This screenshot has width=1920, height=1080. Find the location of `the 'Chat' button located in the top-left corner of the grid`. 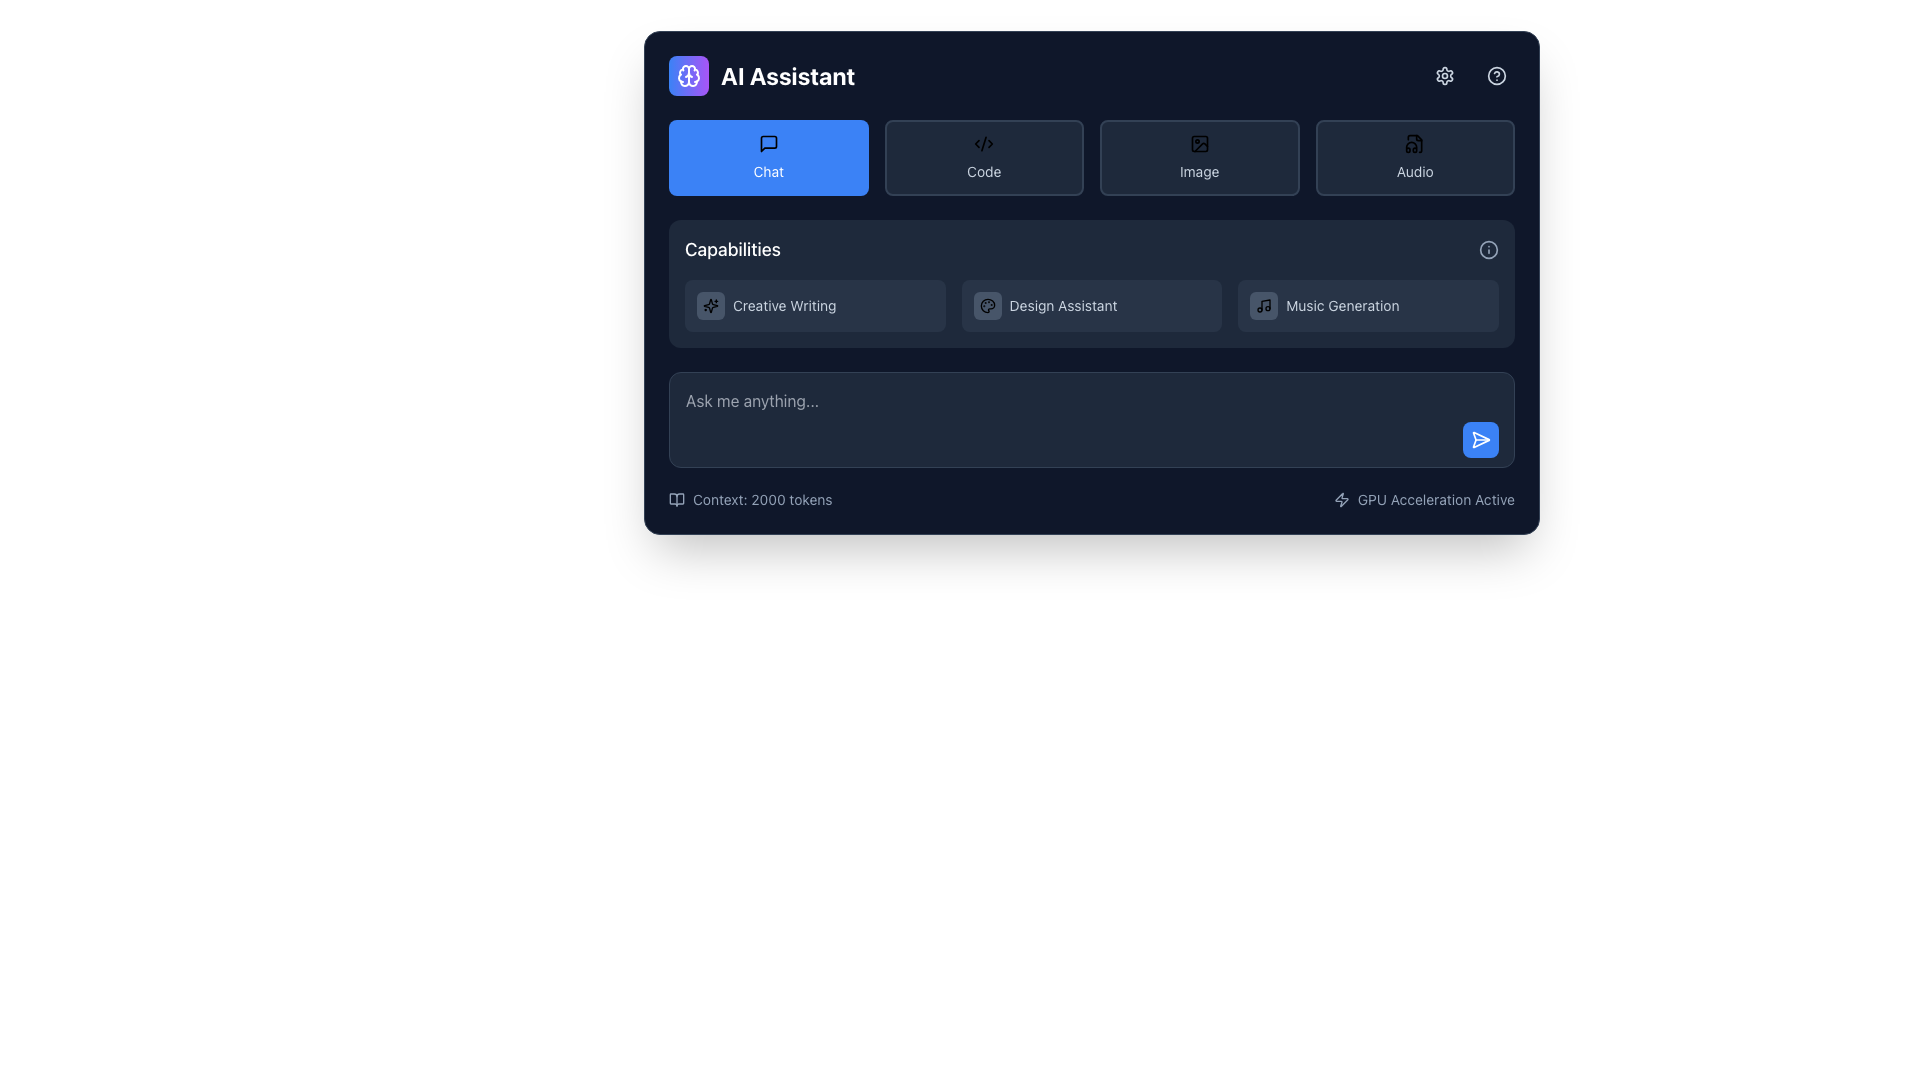

the 'Chat' button located in the top-left corner of the grid is located at coordinates (767, 157).